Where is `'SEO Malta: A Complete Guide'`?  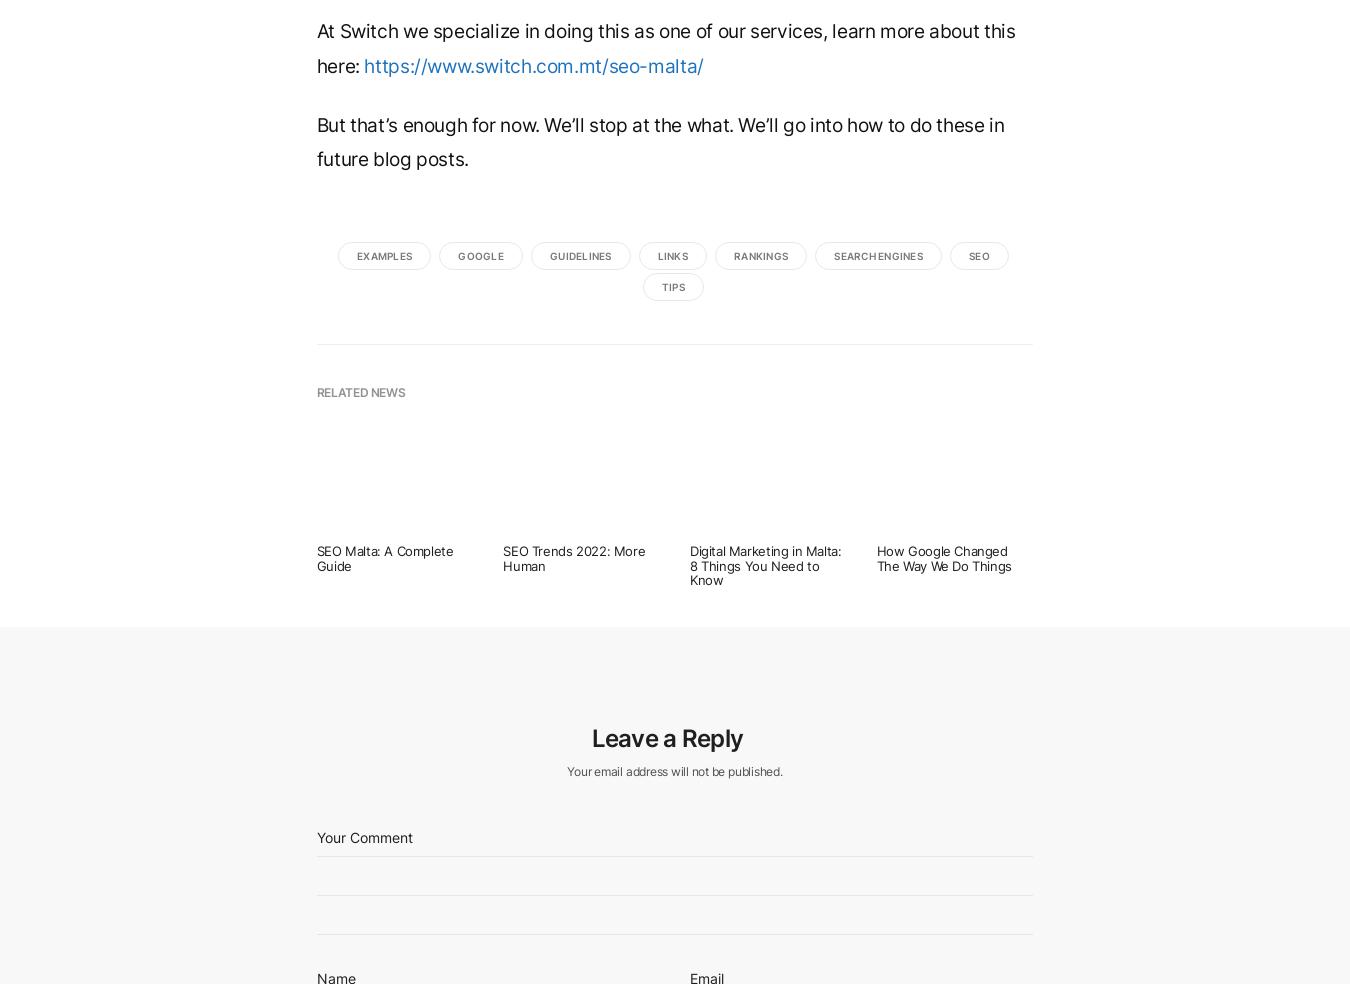 'SEO Malta: A Complete Guide' is located at coordinates (384, 557).